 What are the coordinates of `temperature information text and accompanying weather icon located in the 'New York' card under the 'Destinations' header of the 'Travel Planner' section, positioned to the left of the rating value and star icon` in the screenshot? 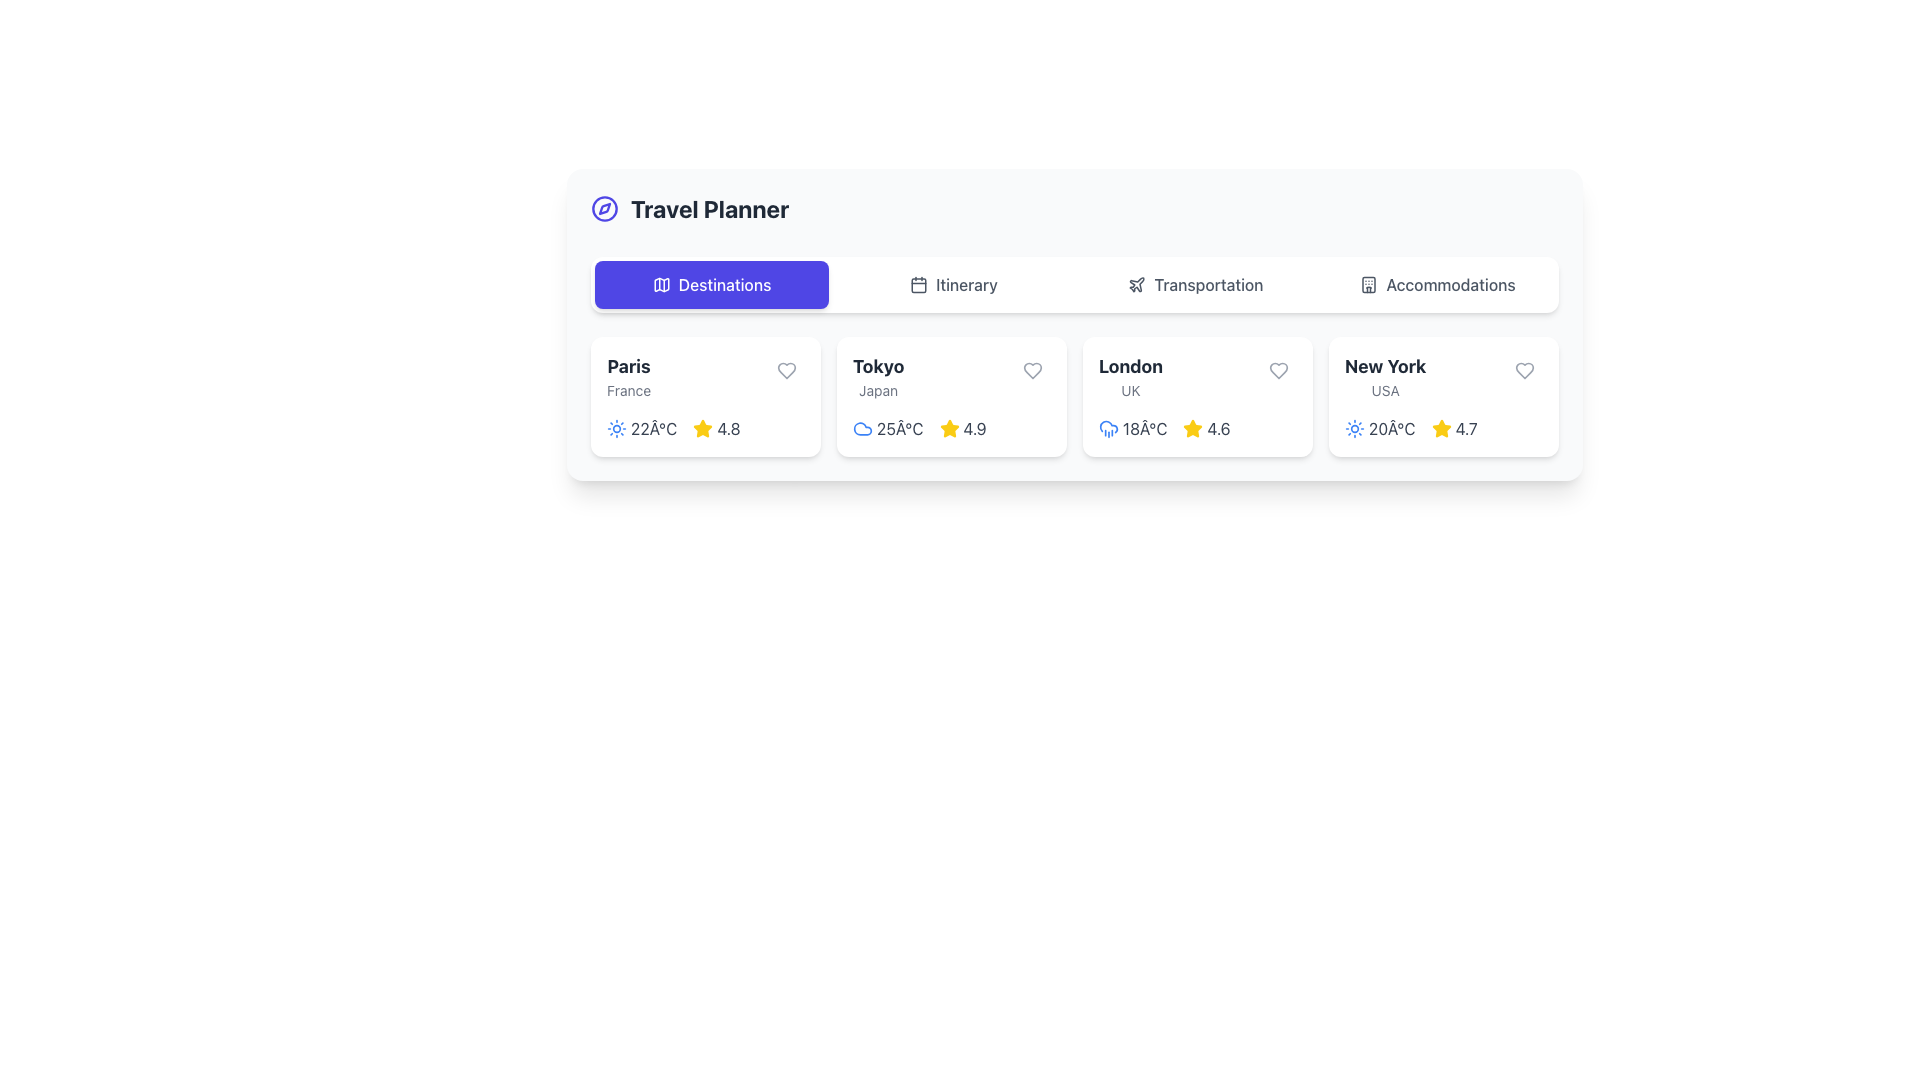 It's located at (1379, 427).